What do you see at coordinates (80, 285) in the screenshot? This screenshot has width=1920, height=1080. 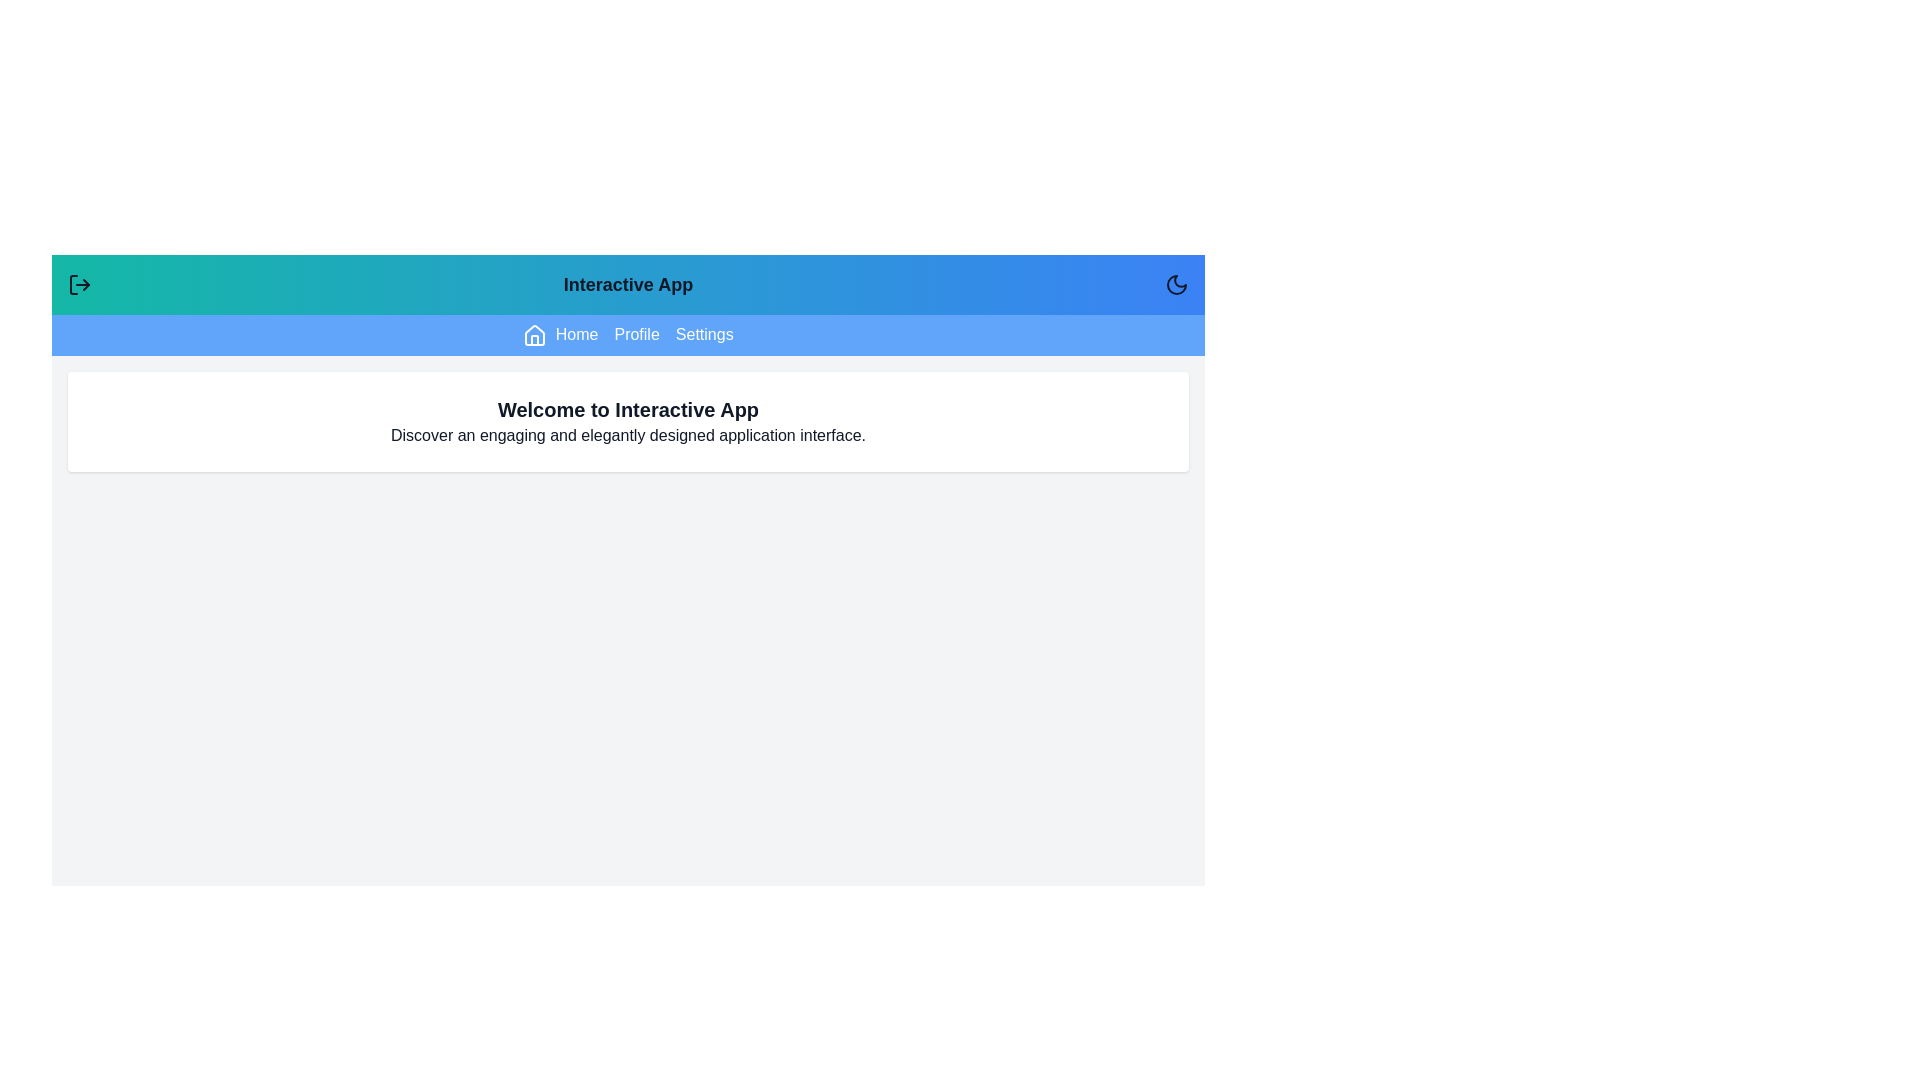 I see `left button in the header to toggle the menu visibility` at bounding box center [80, 285].